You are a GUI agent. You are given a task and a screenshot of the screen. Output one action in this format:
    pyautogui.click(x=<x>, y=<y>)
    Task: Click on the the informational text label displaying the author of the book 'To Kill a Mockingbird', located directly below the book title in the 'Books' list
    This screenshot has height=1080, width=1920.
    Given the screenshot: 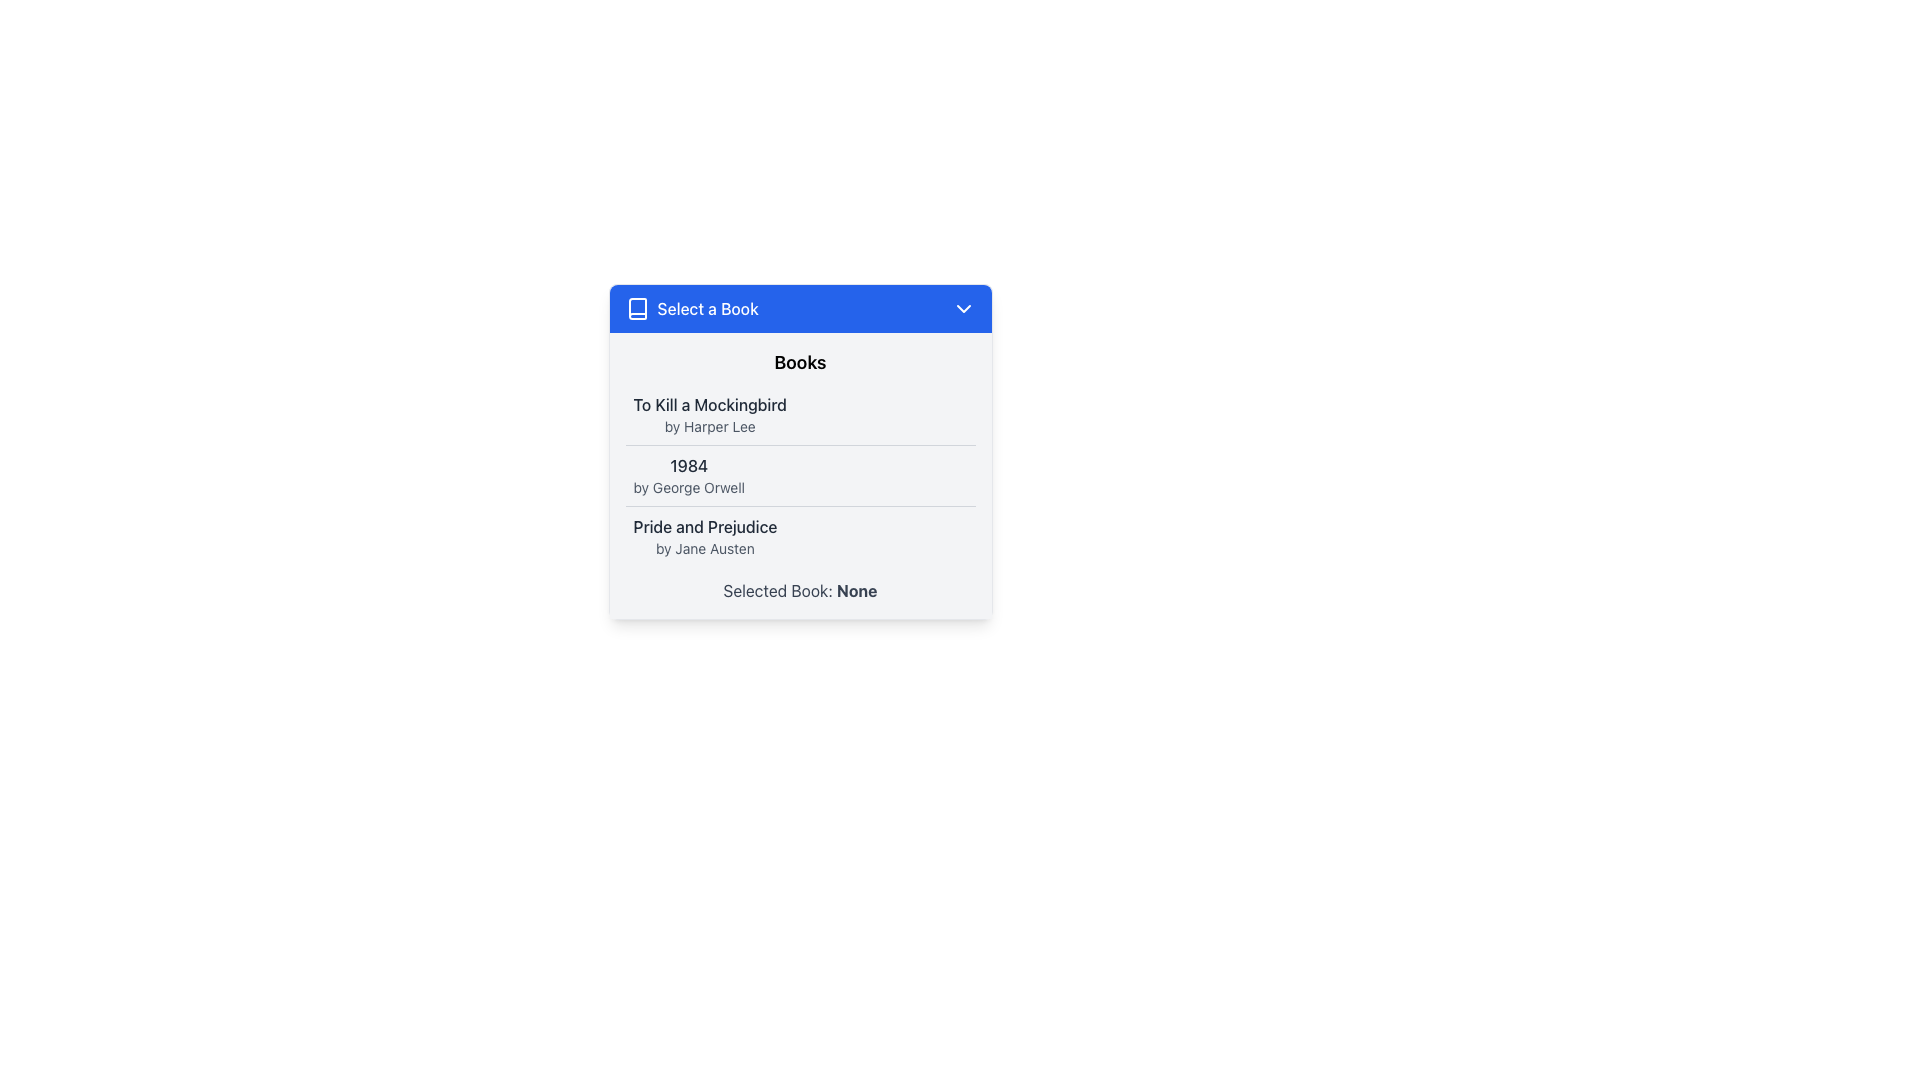 What is the action you would take?
    pyautogui.click(x=710, y=426)
    